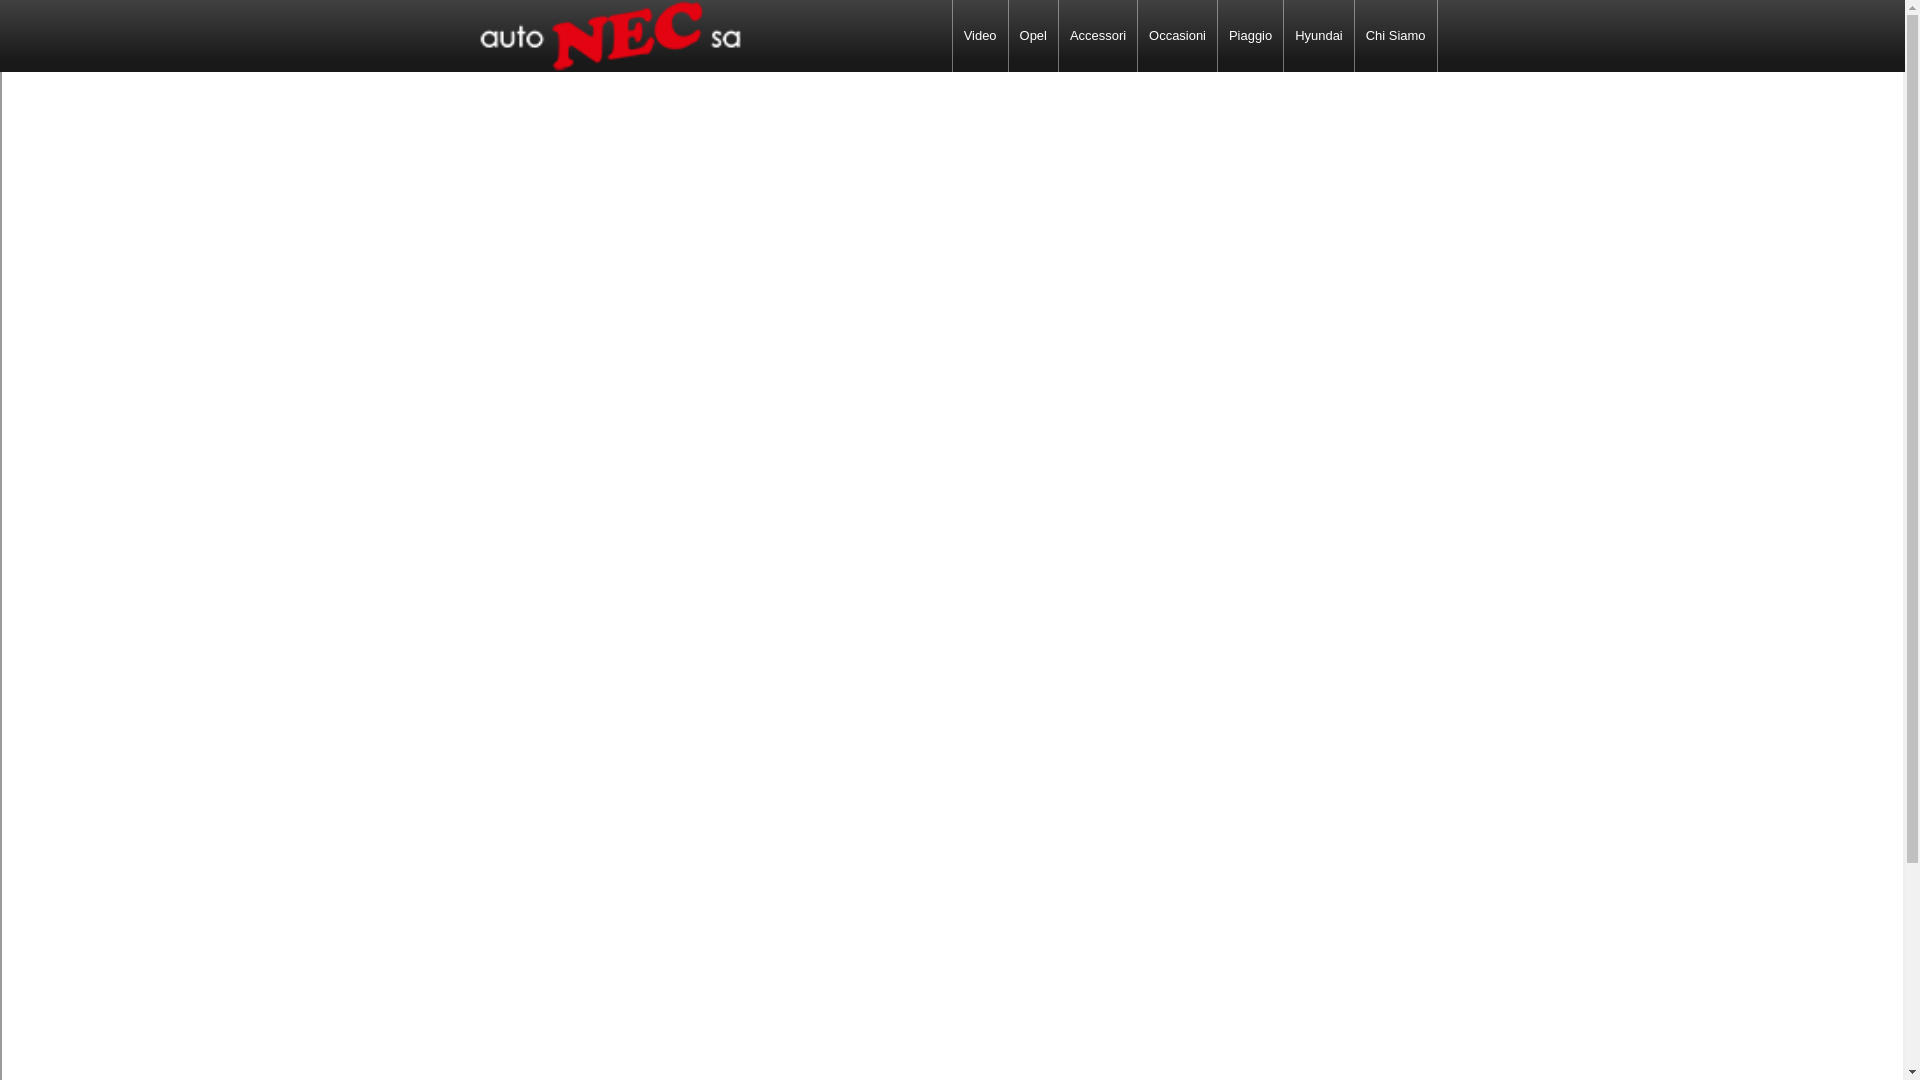  Describe the element at coordinates (1354, 35) in the screenshot. I see `'Chi Siamo'` at that location.